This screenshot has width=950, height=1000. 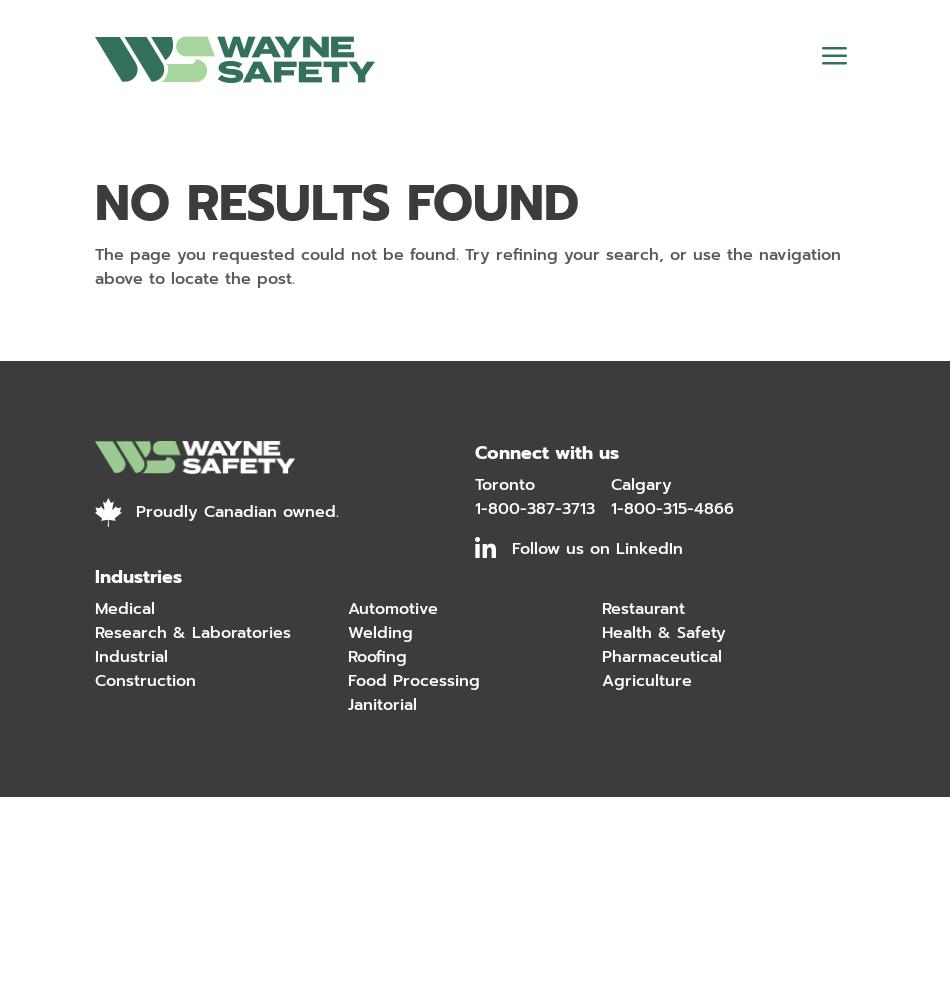 I want to click on 'Industries', so click(x=138, y=576).